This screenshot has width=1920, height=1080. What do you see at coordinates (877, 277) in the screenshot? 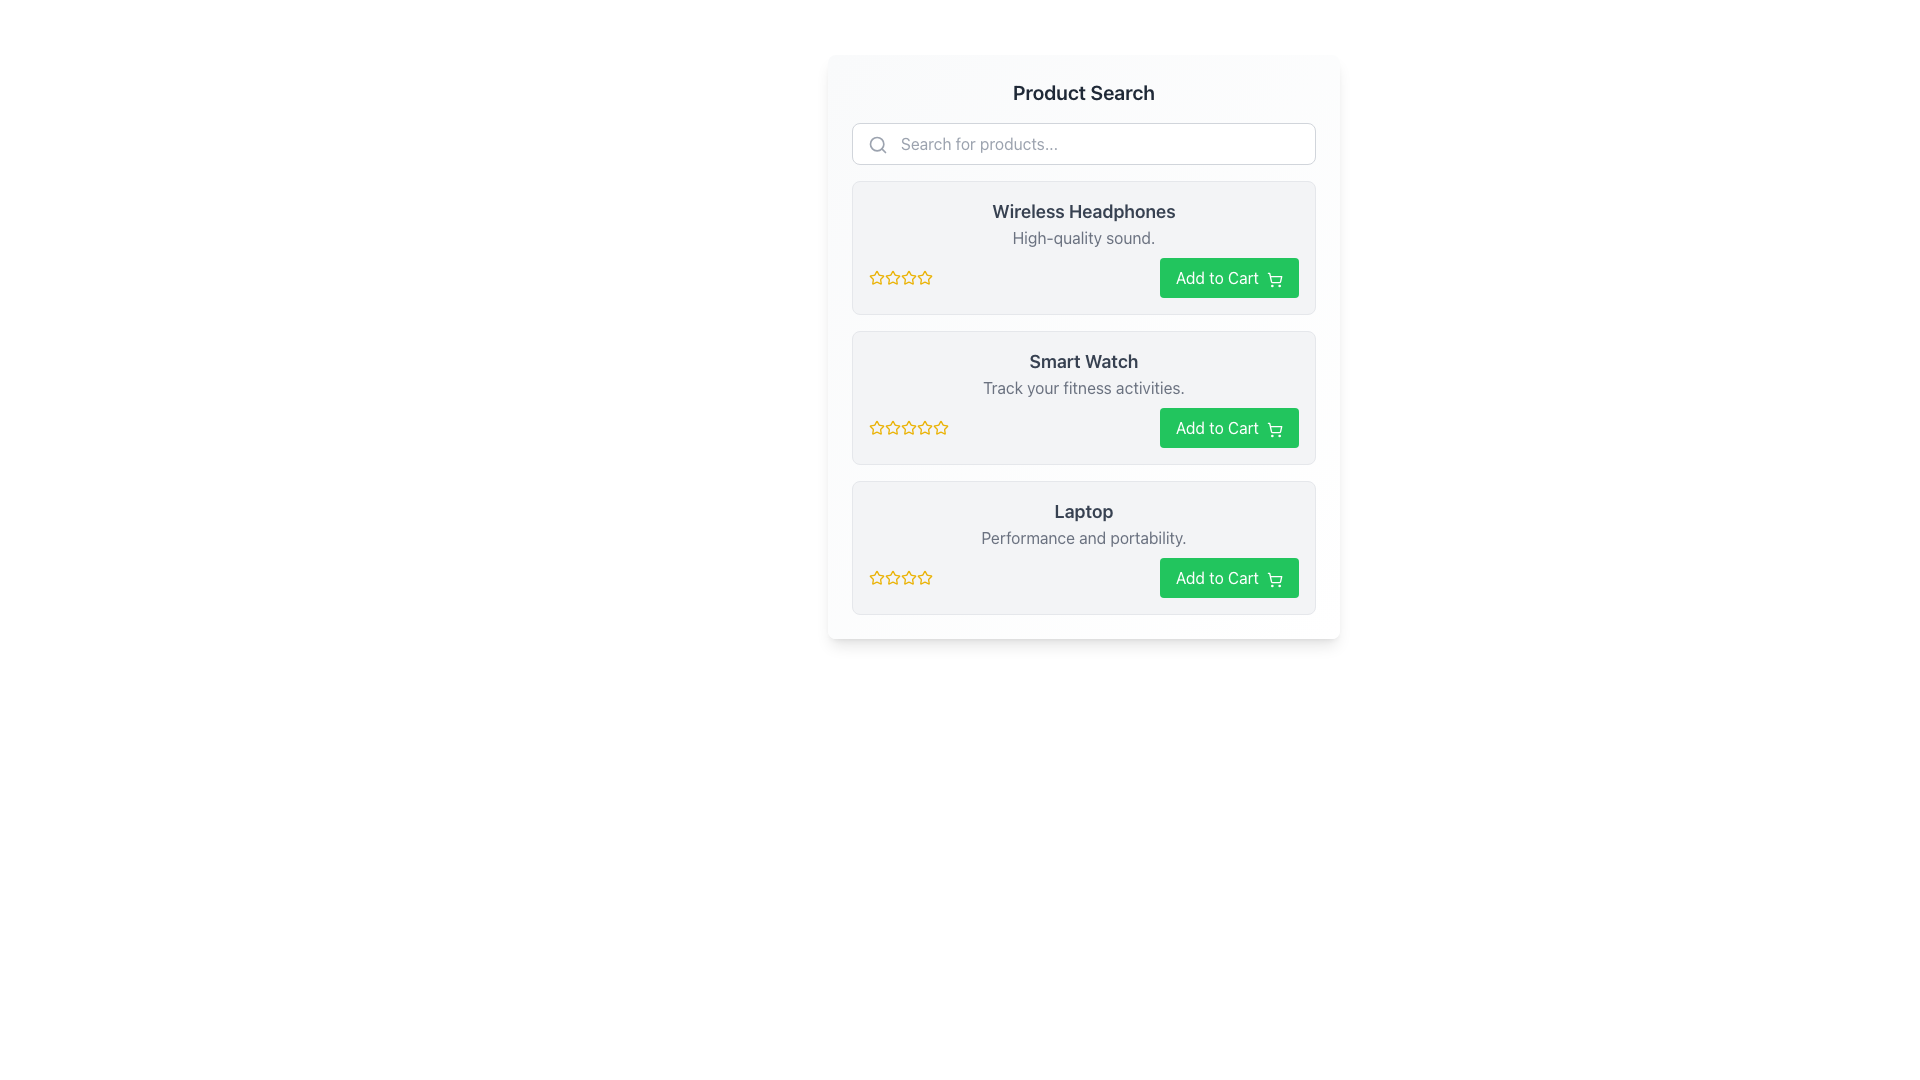
I see `the first star rating icon, which is a yellow star indicating an active state` at bounding box center [877, 277].